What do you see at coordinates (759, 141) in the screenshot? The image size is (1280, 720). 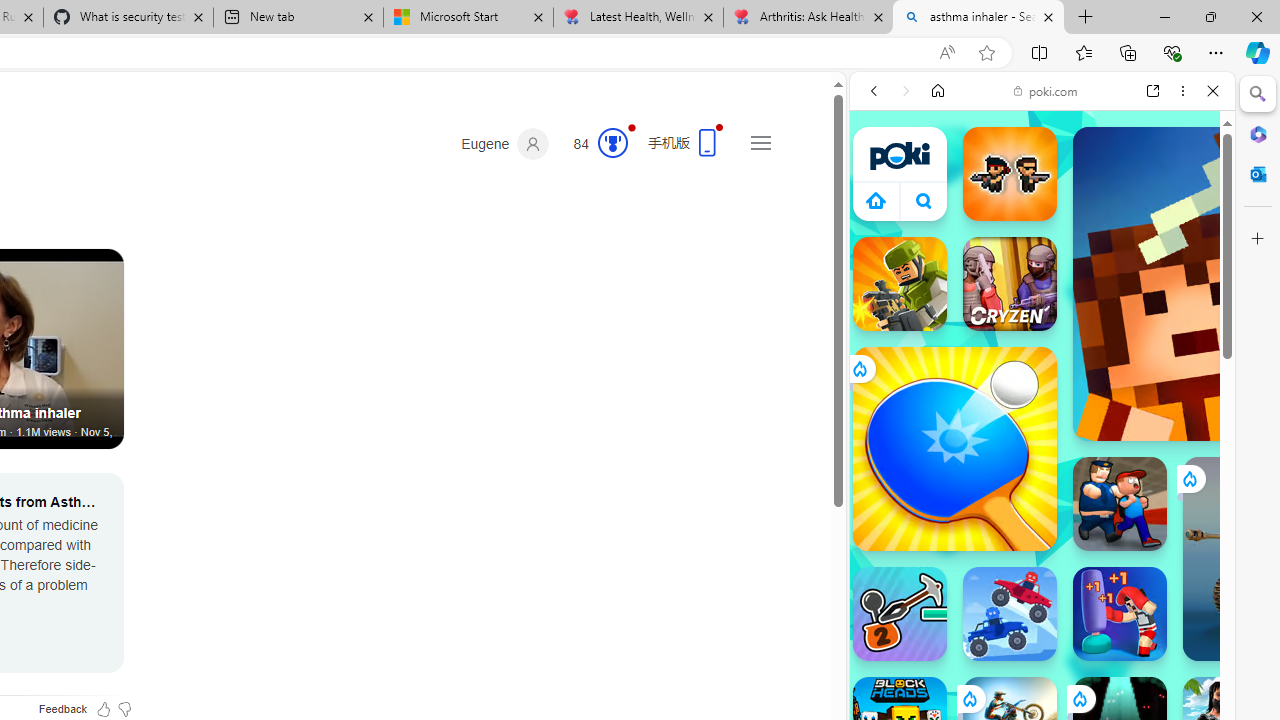 I see `'Settings and quick links'` at bounding box center [759, 141].